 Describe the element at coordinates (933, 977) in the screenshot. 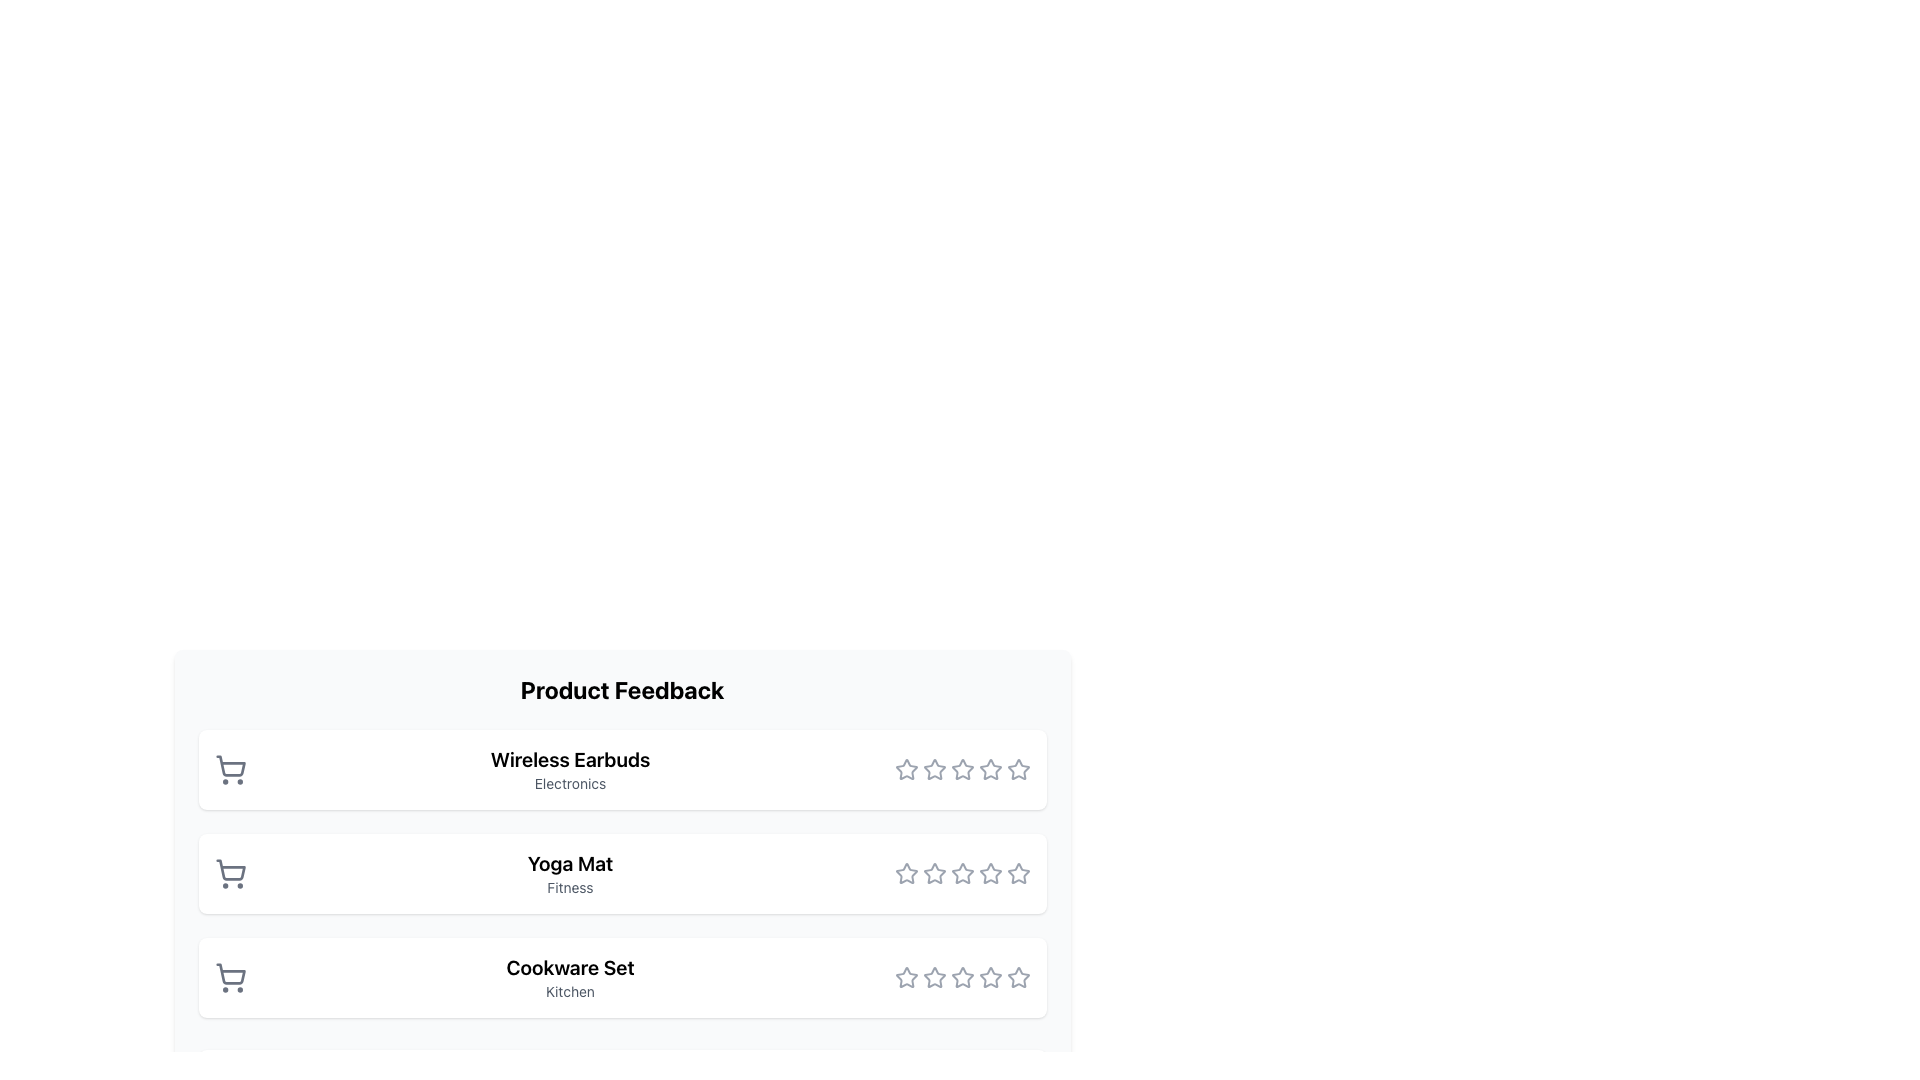

I see `the third star in the star rating widget for the 'Cookware Set' in the 'Product Feedback' section` at that location.